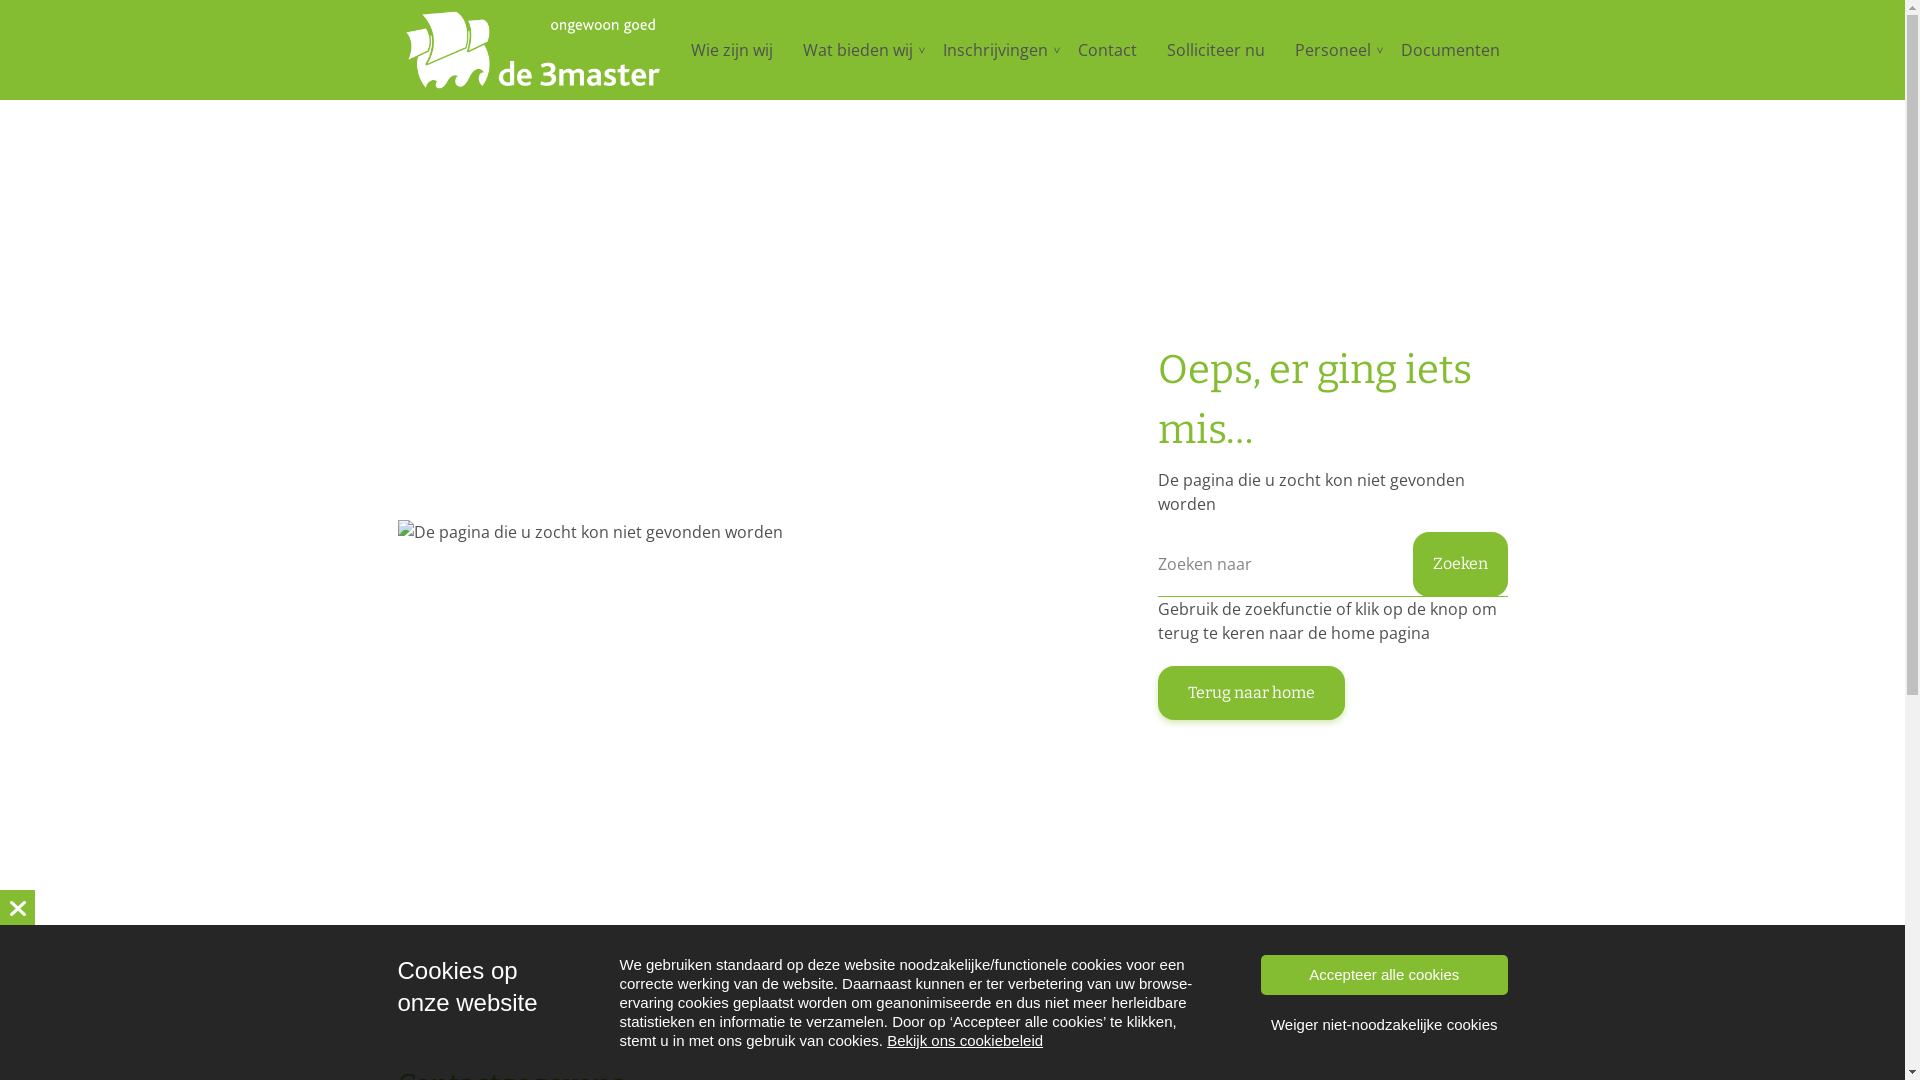 This screenshot has width=1920, height=1080. What do you see at coordinates (1214, 49) in the screenshot?
I see `'Solliciteer nu'` at bounding box center [1214, 49].